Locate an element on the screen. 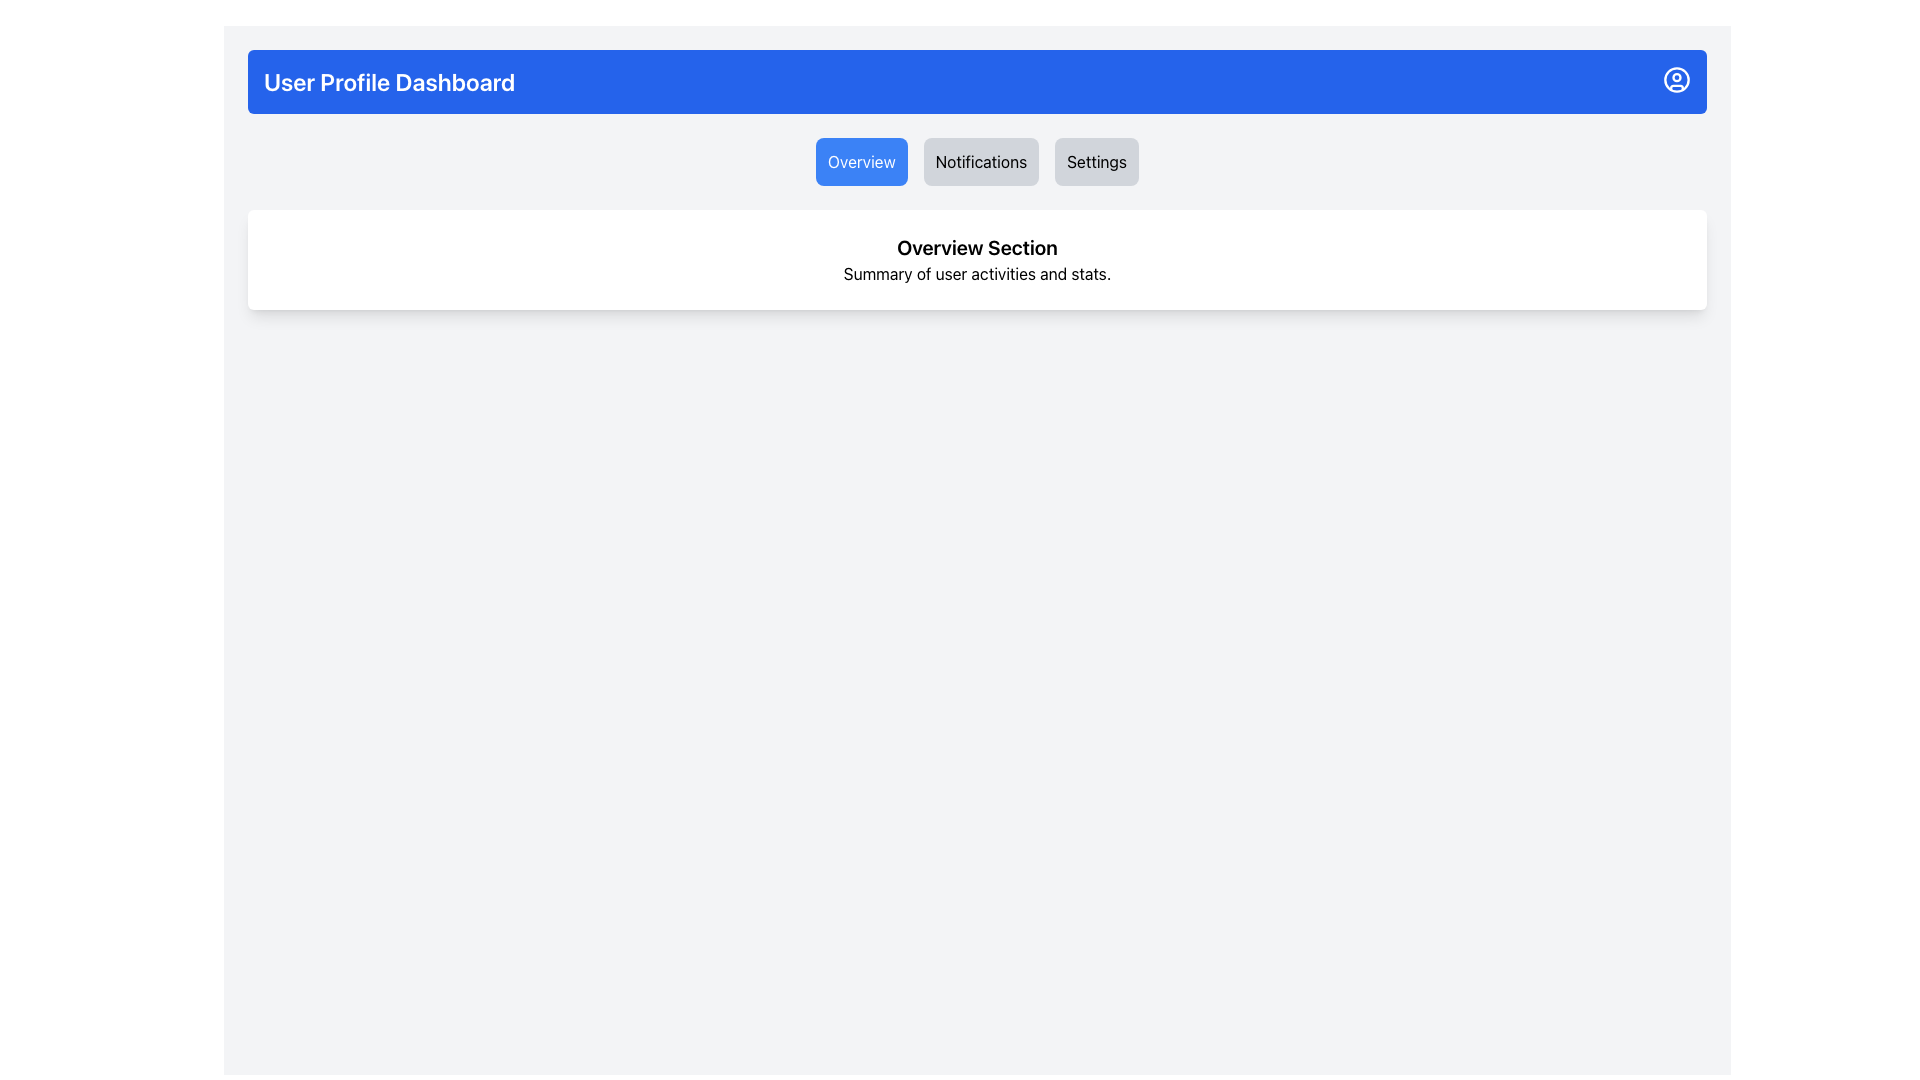 Image resolution: width=1920 pixels, height=1080 pixels. the circular graphical icon component located at the top-right corner of the header bar by moving the cursor to its center is located at coordinates (1676, 79).